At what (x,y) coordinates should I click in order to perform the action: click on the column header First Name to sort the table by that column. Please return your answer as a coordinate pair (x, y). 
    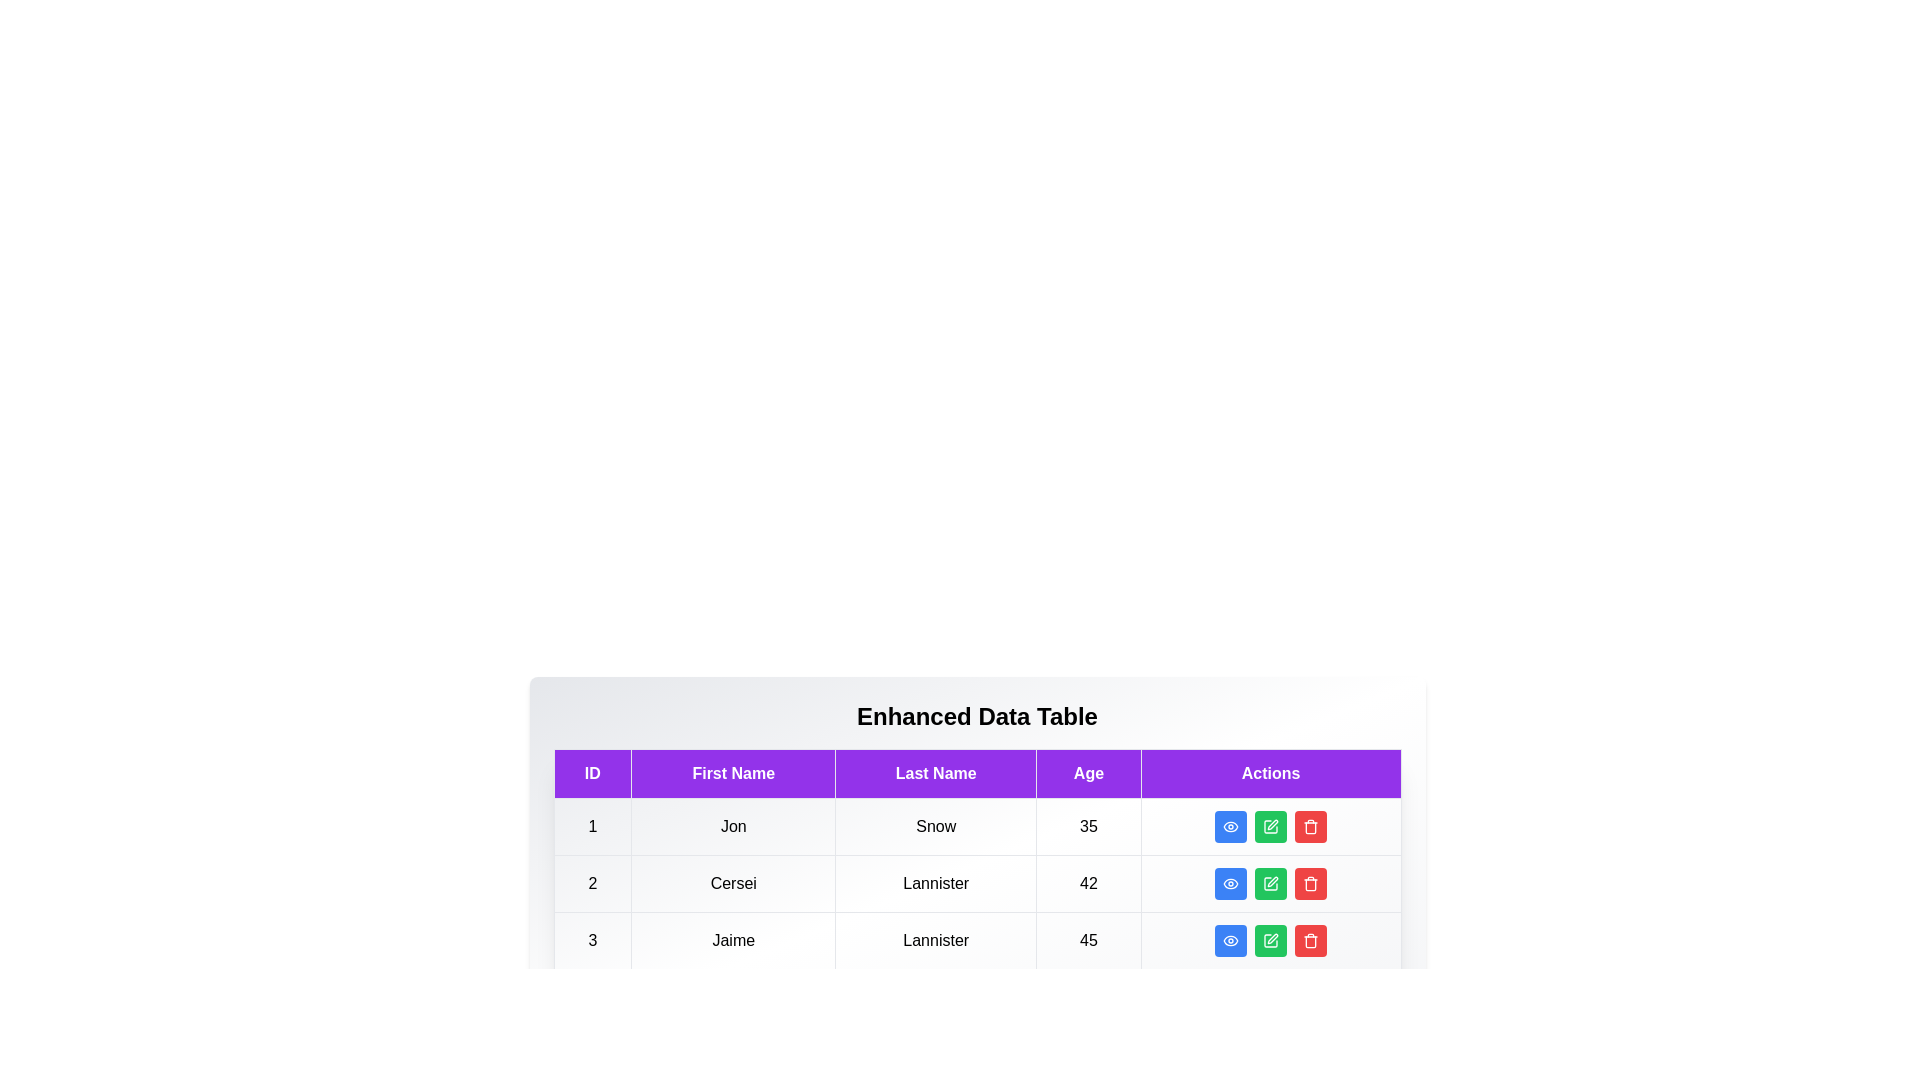
    Looking at the image, I should click on (732, 773).